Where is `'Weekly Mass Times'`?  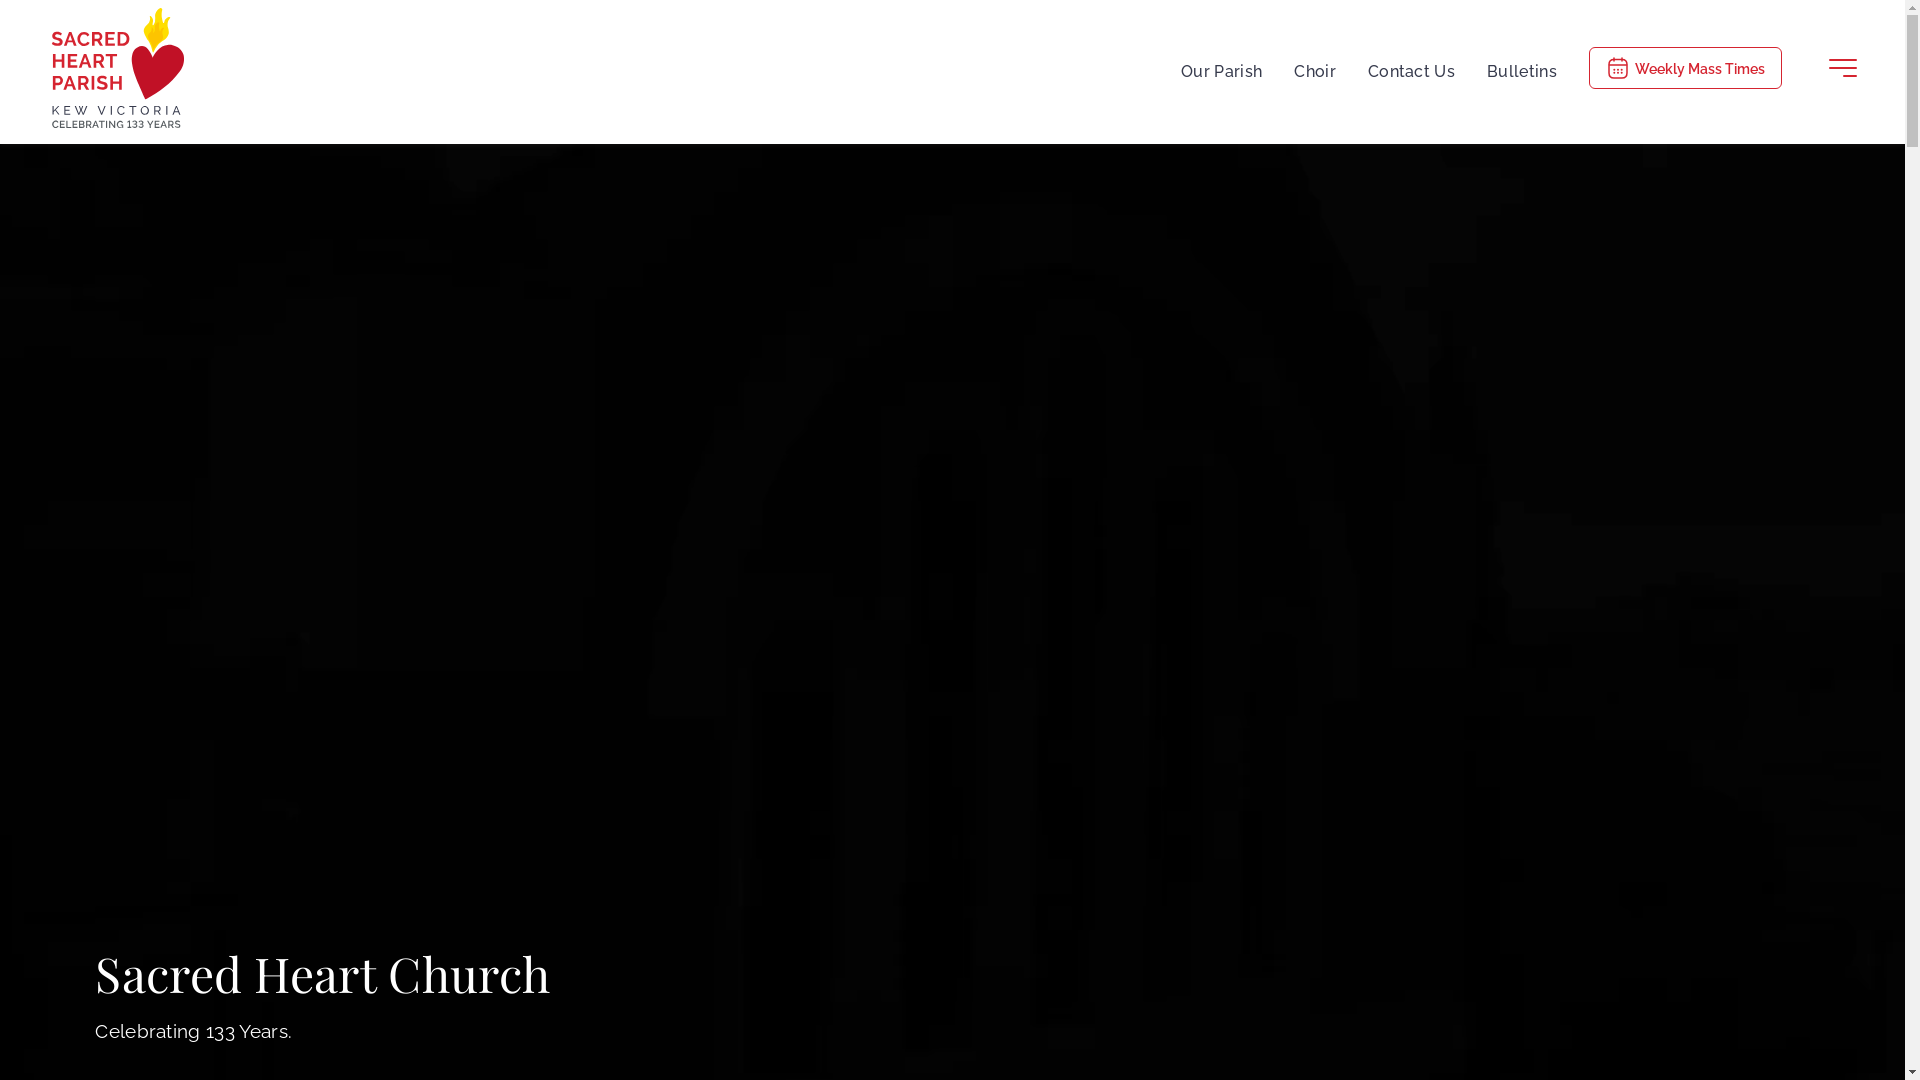
'Weekly Mass Times' is located at coordinates (1684, 67).